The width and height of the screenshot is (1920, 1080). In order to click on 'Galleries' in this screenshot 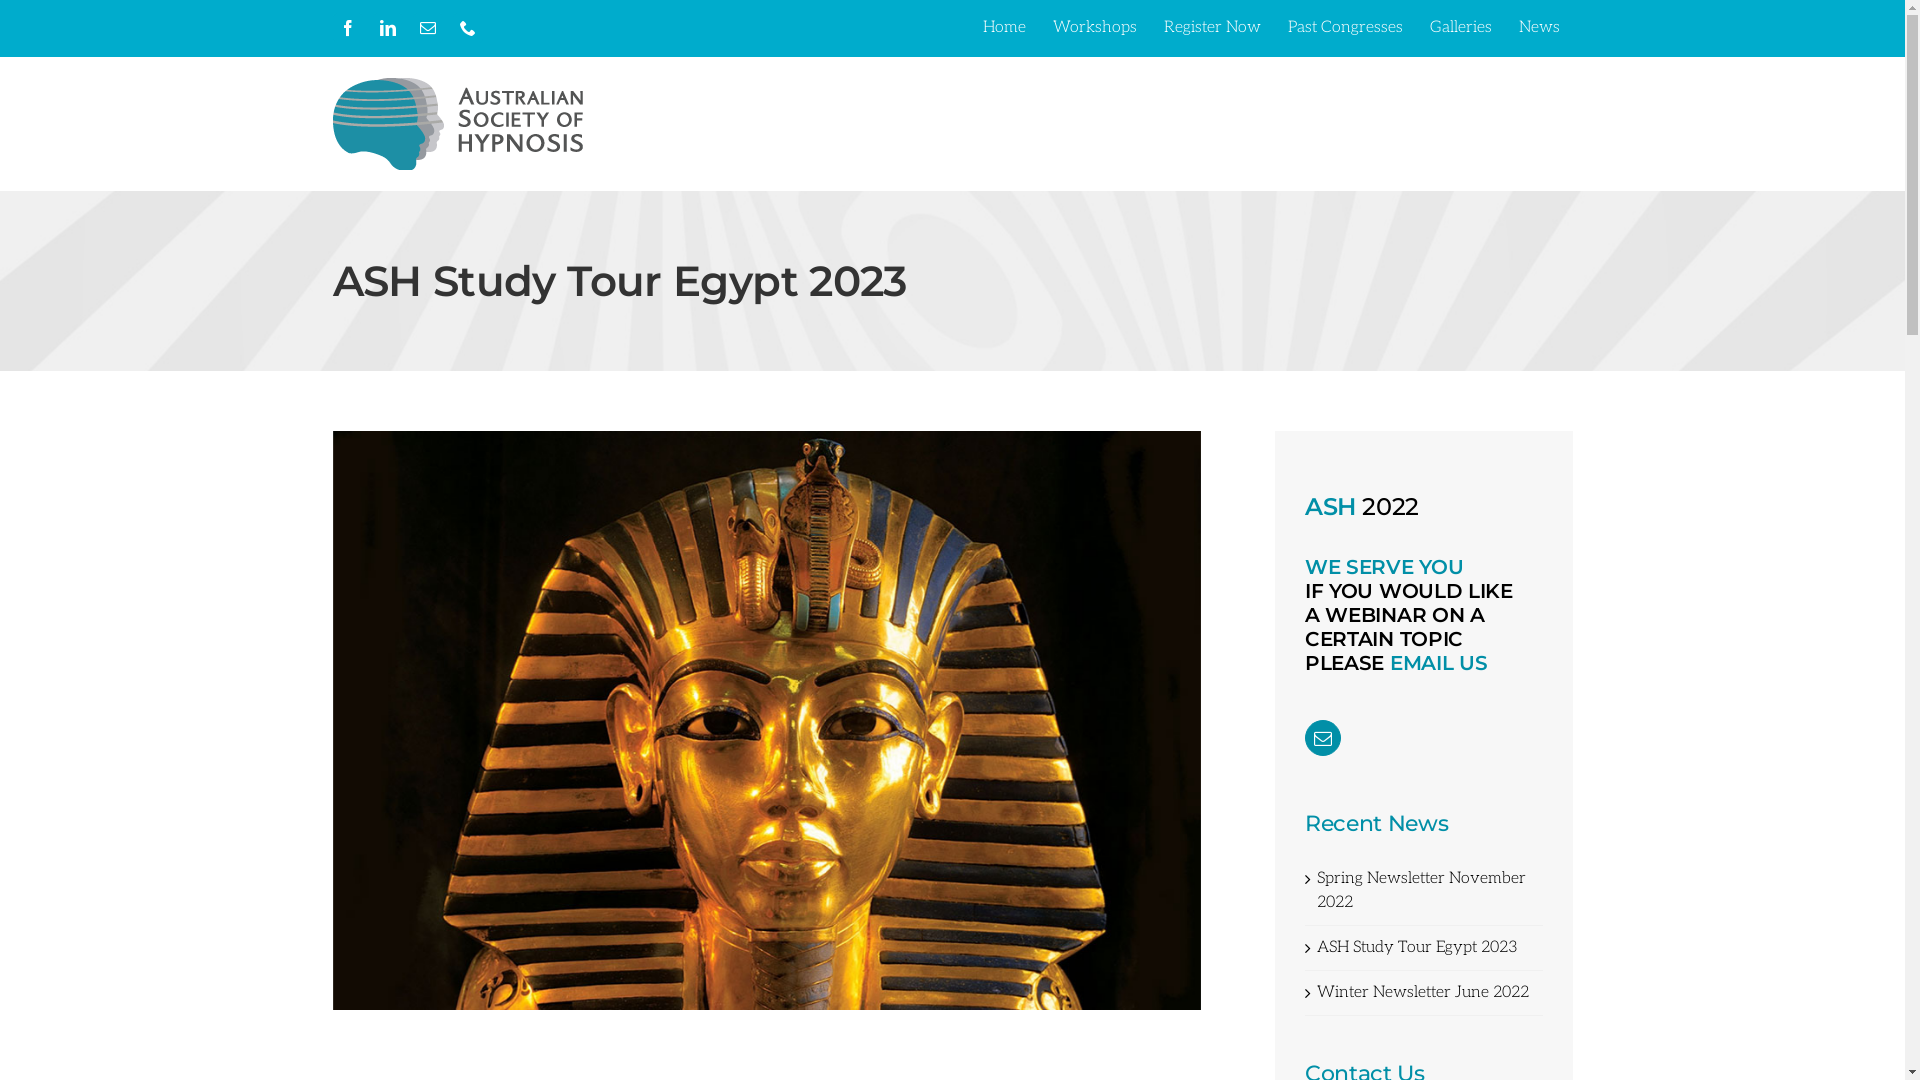, I will do `click(1415, 27)`.